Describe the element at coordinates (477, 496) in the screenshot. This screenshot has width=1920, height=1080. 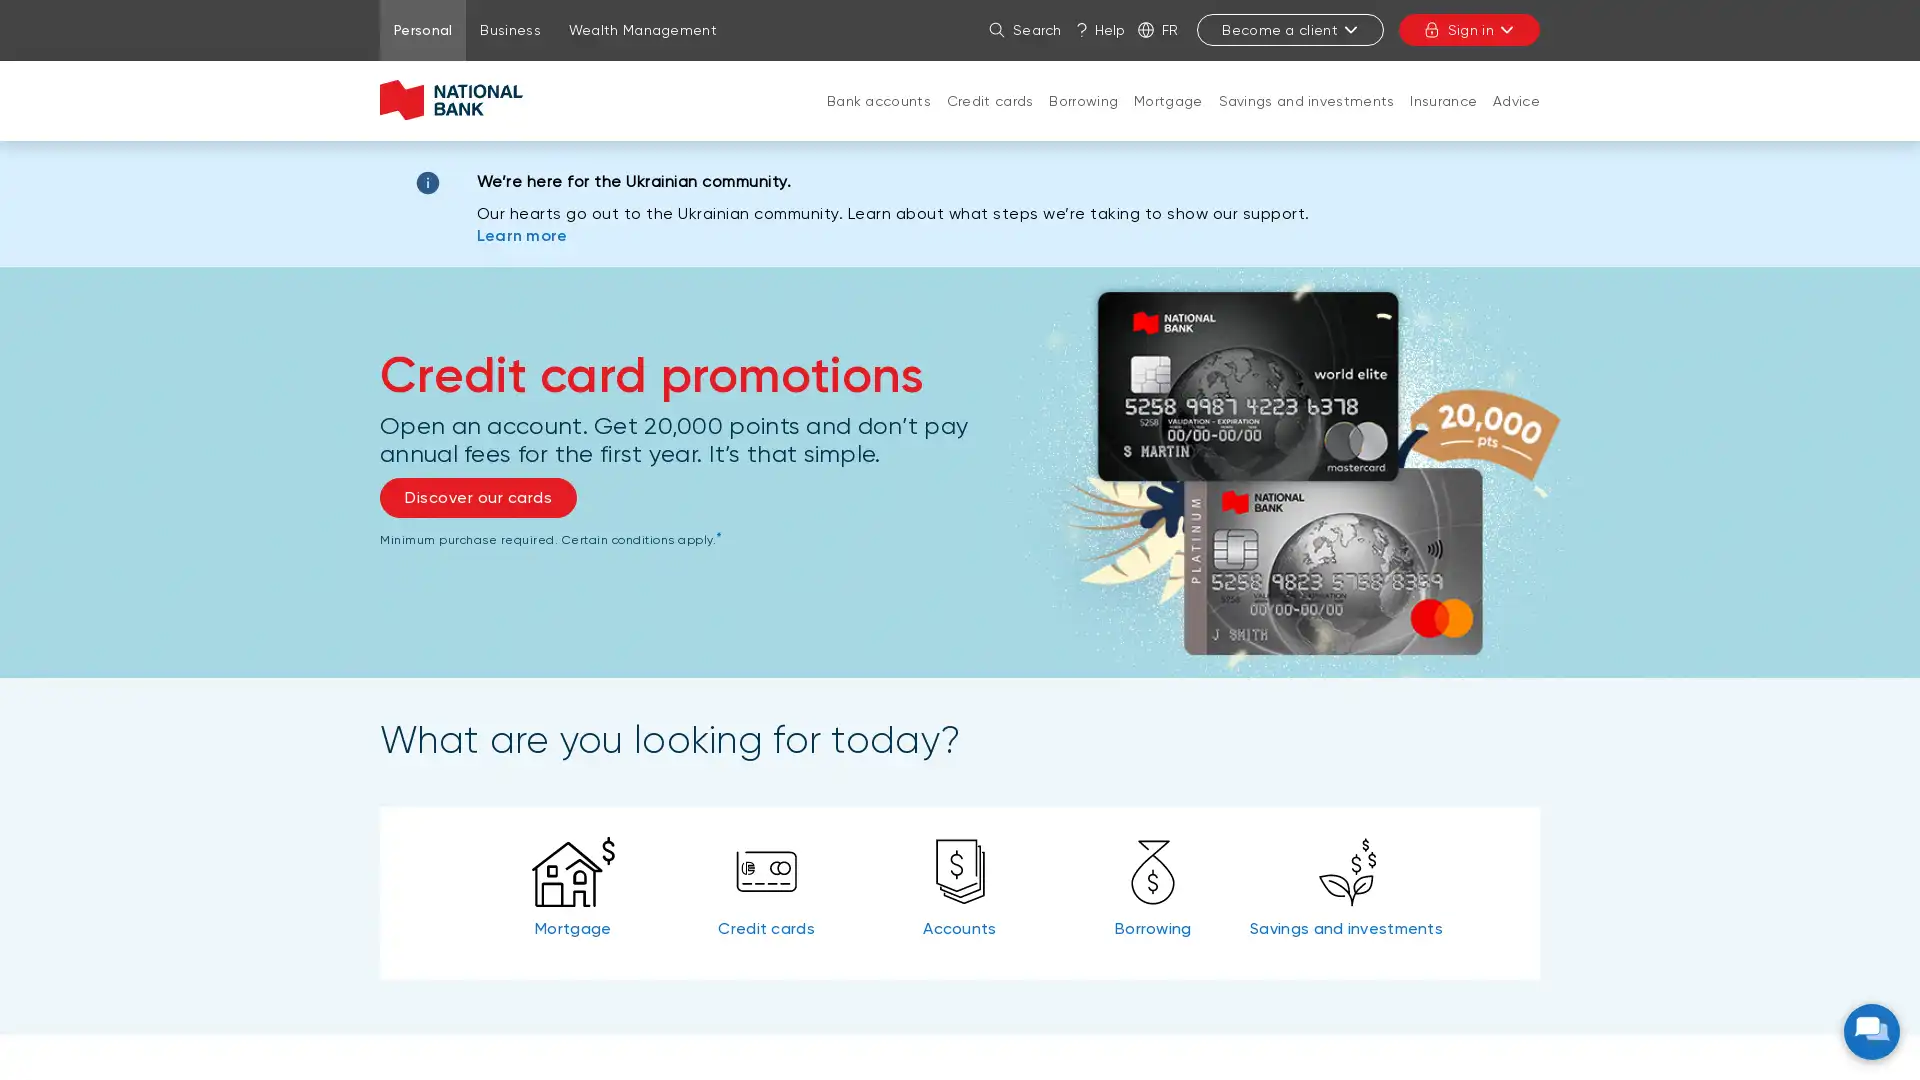
I see `Discover our cards` at that location.